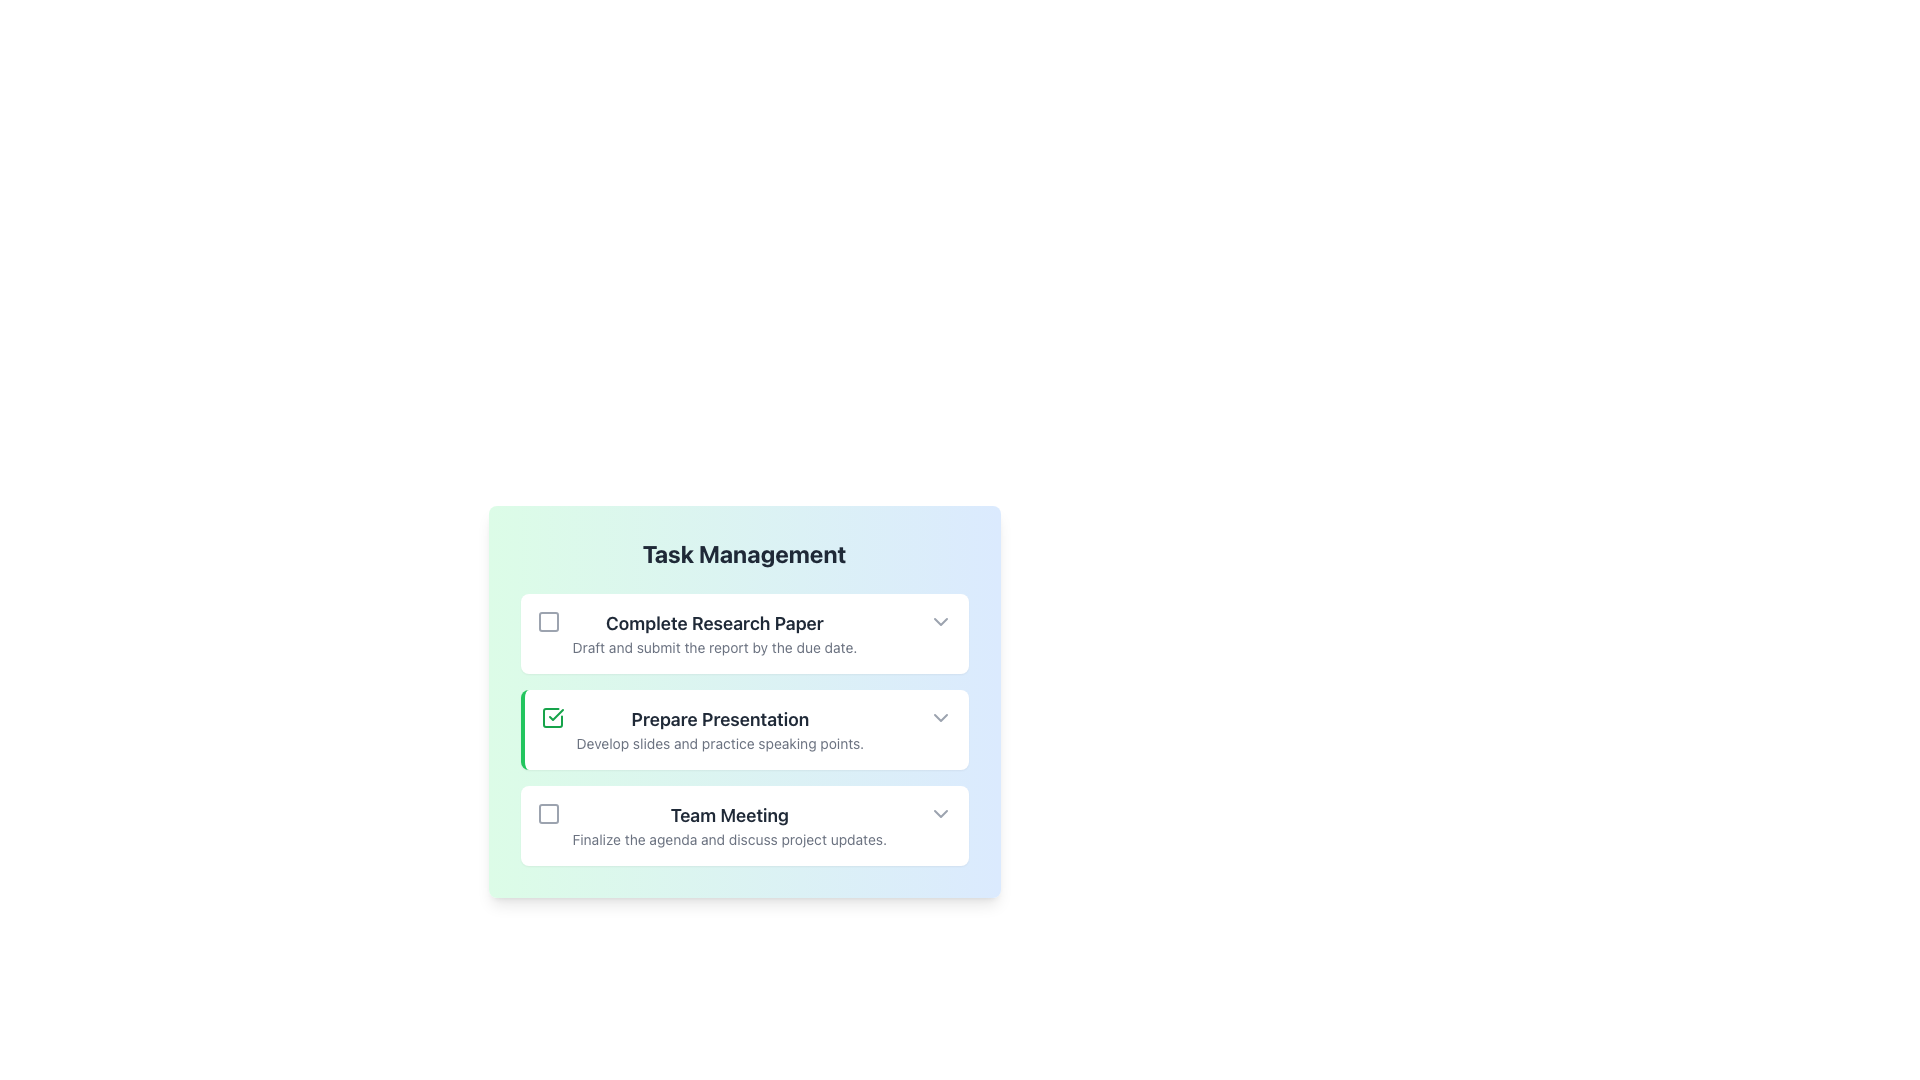  Describe the element at coordinates (743, 729) in the screenshot. I see `the green check icon in the 'Prepare Presentation' interactive list item` at that location.